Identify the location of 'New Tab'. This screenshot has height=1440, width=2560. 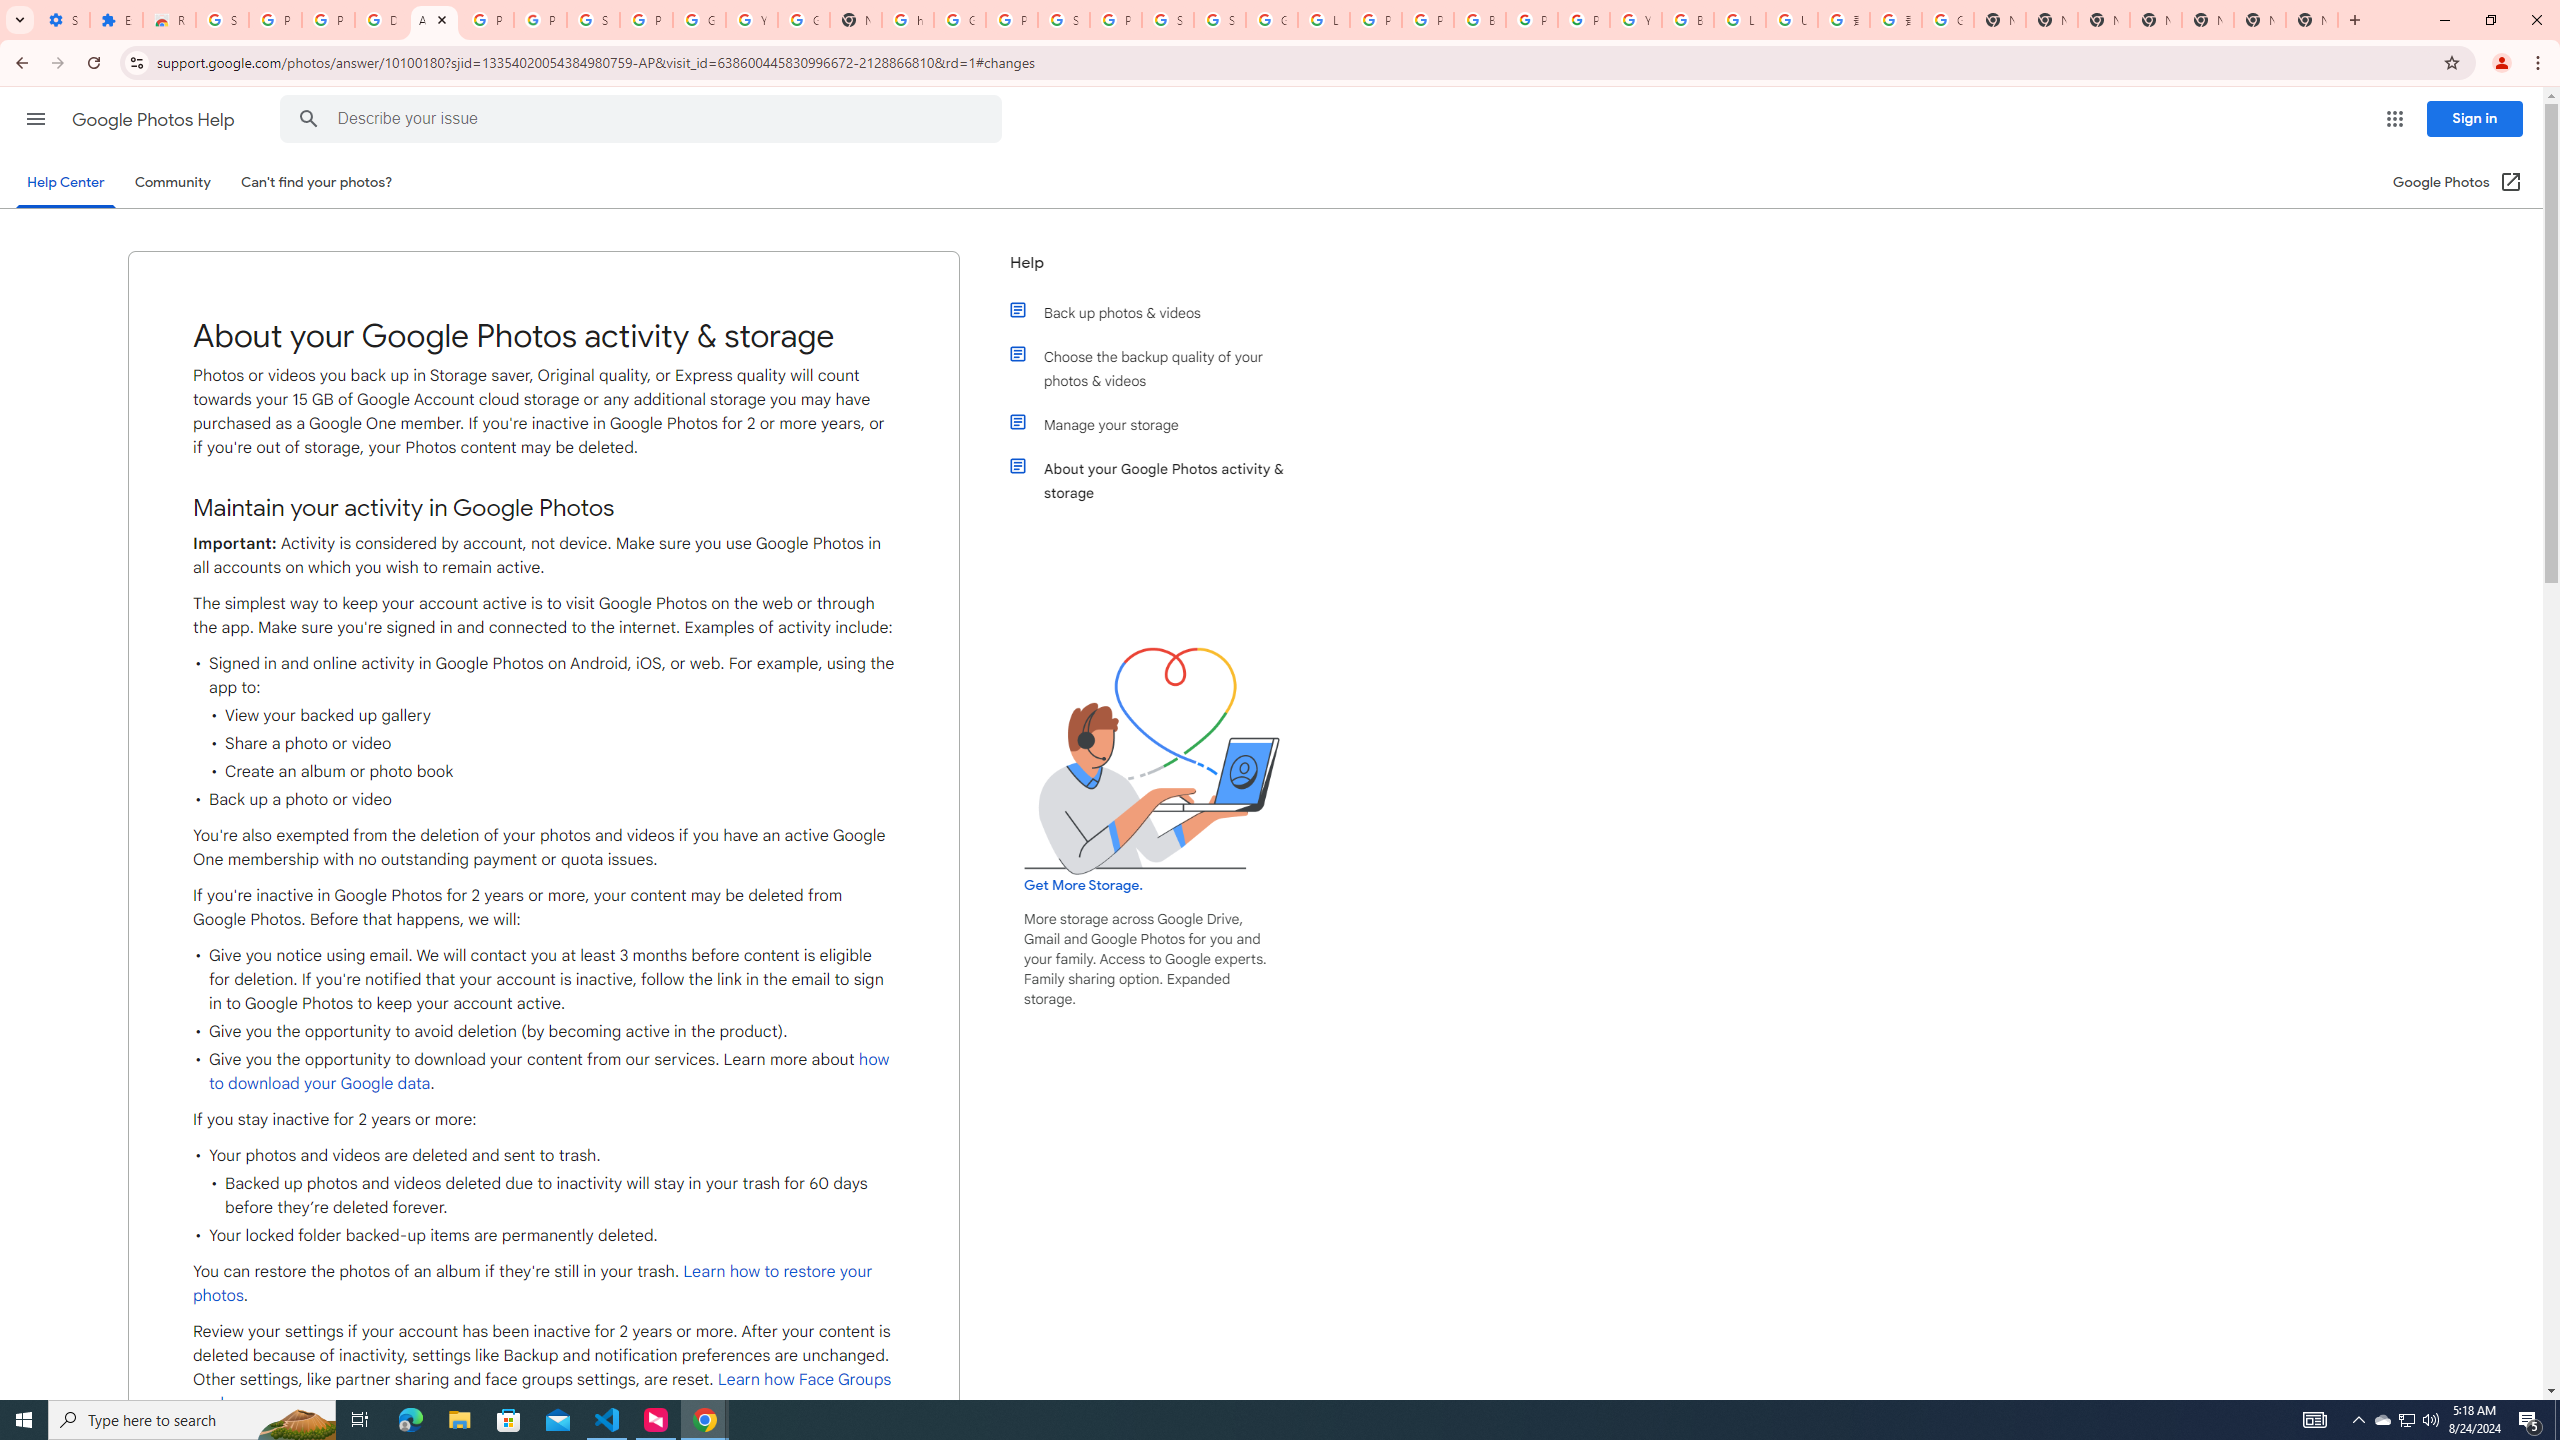
(2156, 19).